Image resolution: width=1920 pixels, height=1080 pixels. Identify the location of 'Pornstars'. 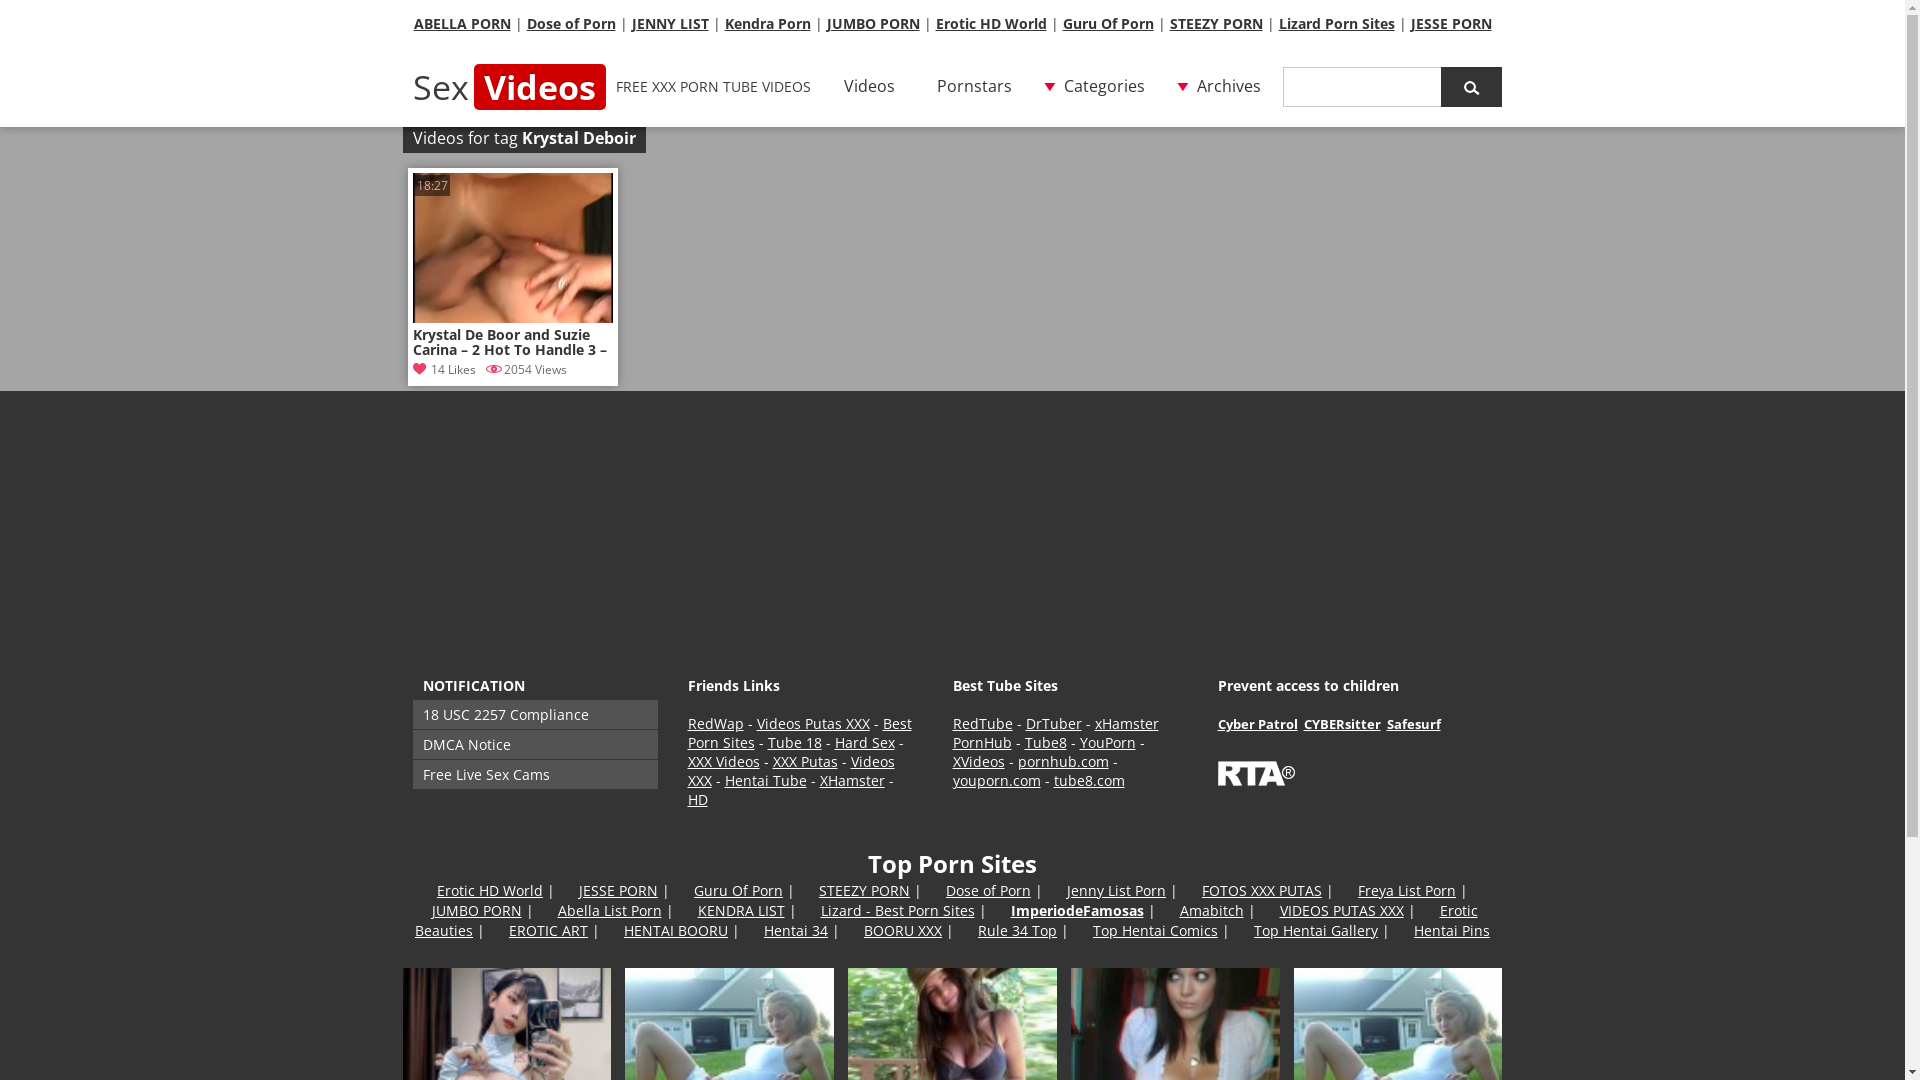
(973, 86).